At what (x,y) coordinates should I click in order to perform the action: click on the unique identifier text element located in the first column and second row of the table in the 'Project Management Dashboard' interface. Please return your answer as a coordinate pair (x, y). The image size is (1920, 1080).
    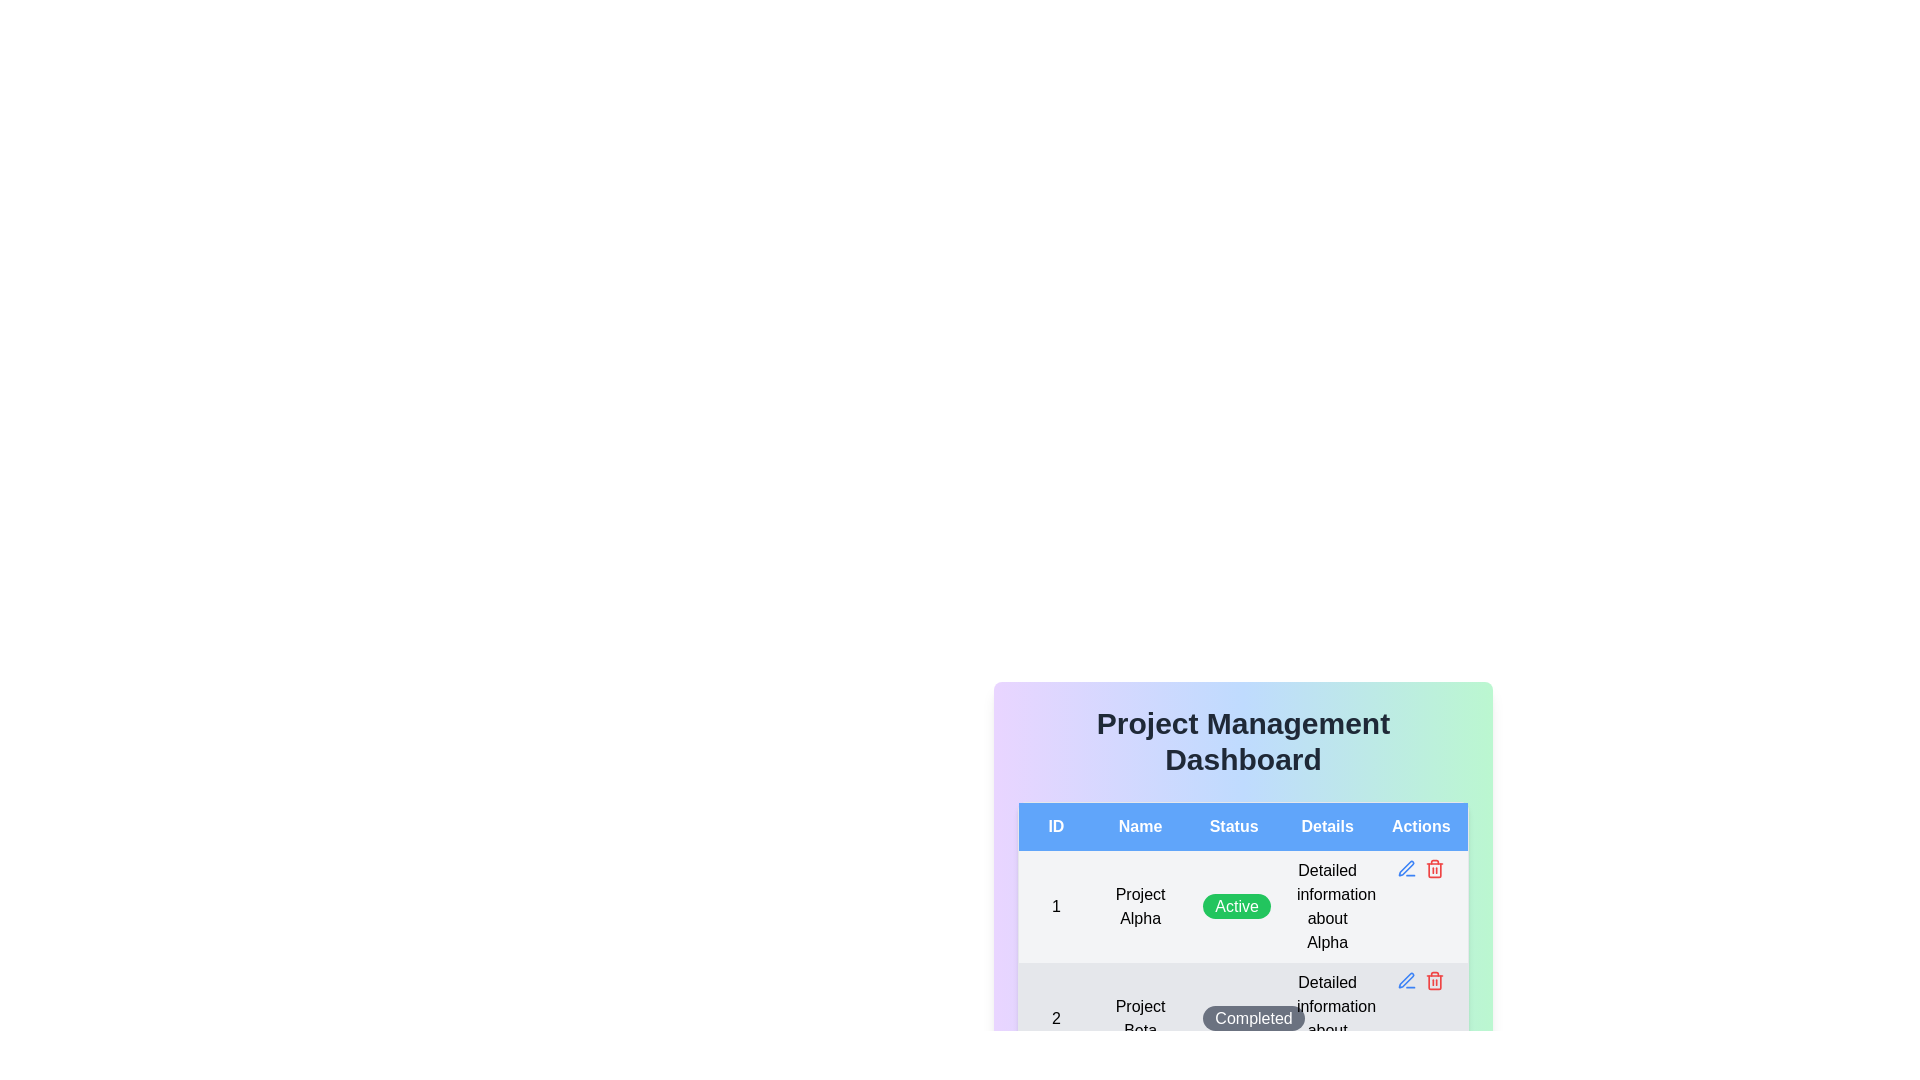
    Looking at the image, I should click on (1055, 1018).